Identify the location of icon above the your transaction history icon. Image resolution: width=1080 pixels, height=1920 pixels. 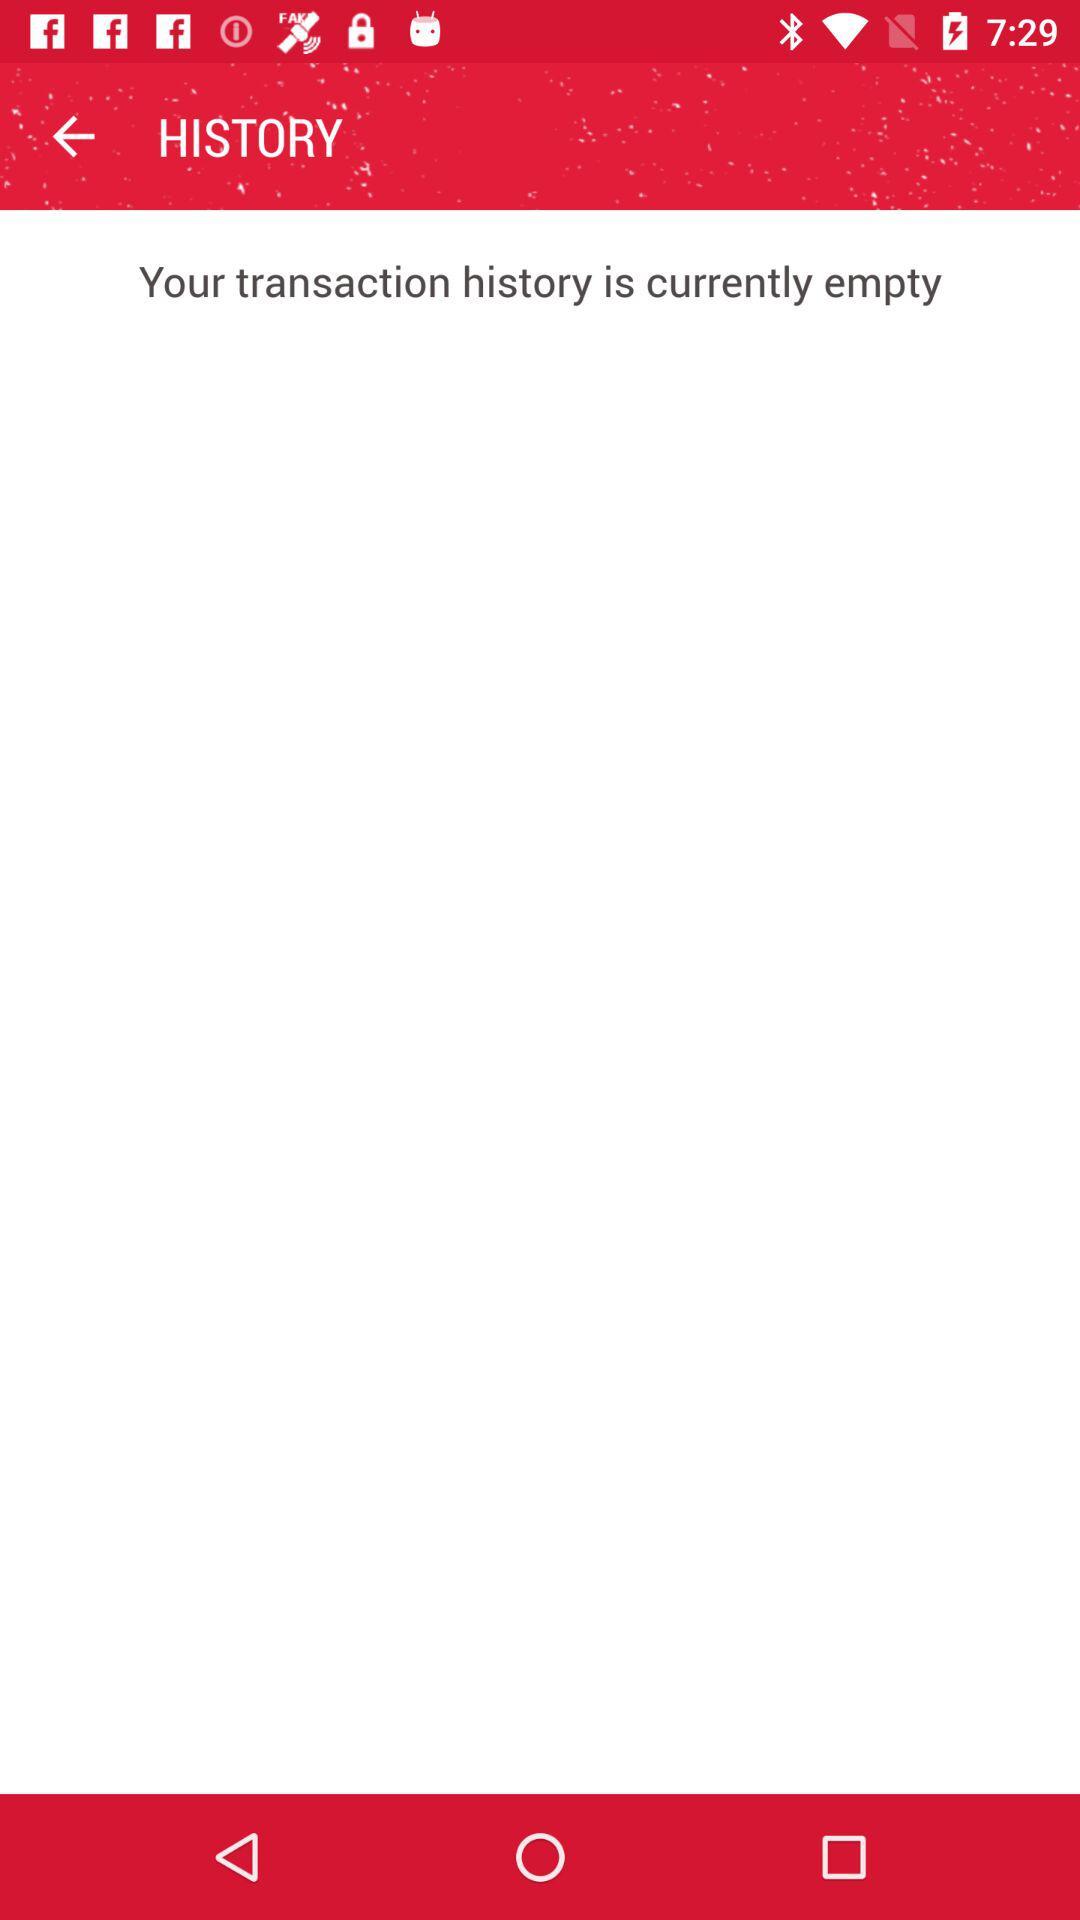
(72, 135).